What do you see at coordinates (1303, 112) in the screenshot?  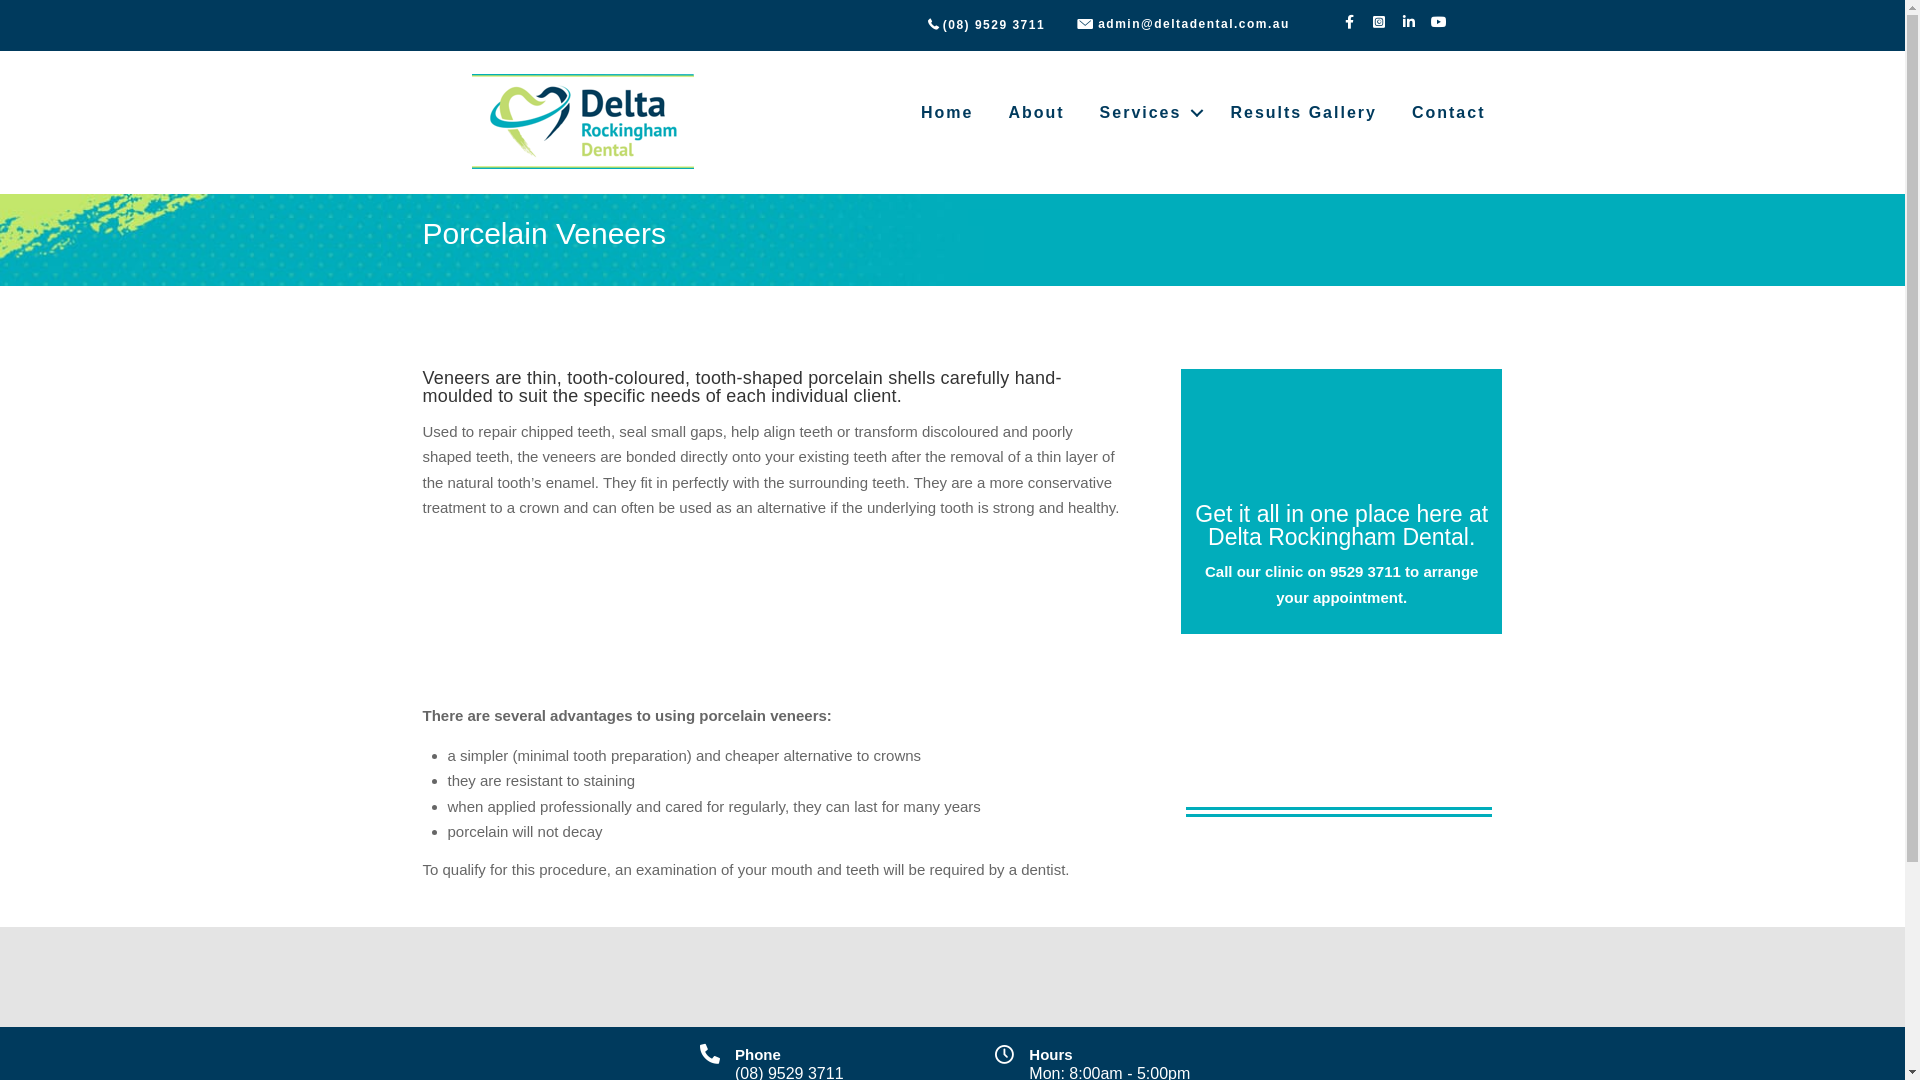 I see `'Results Gallery'` at bounding box center [1303, 112].